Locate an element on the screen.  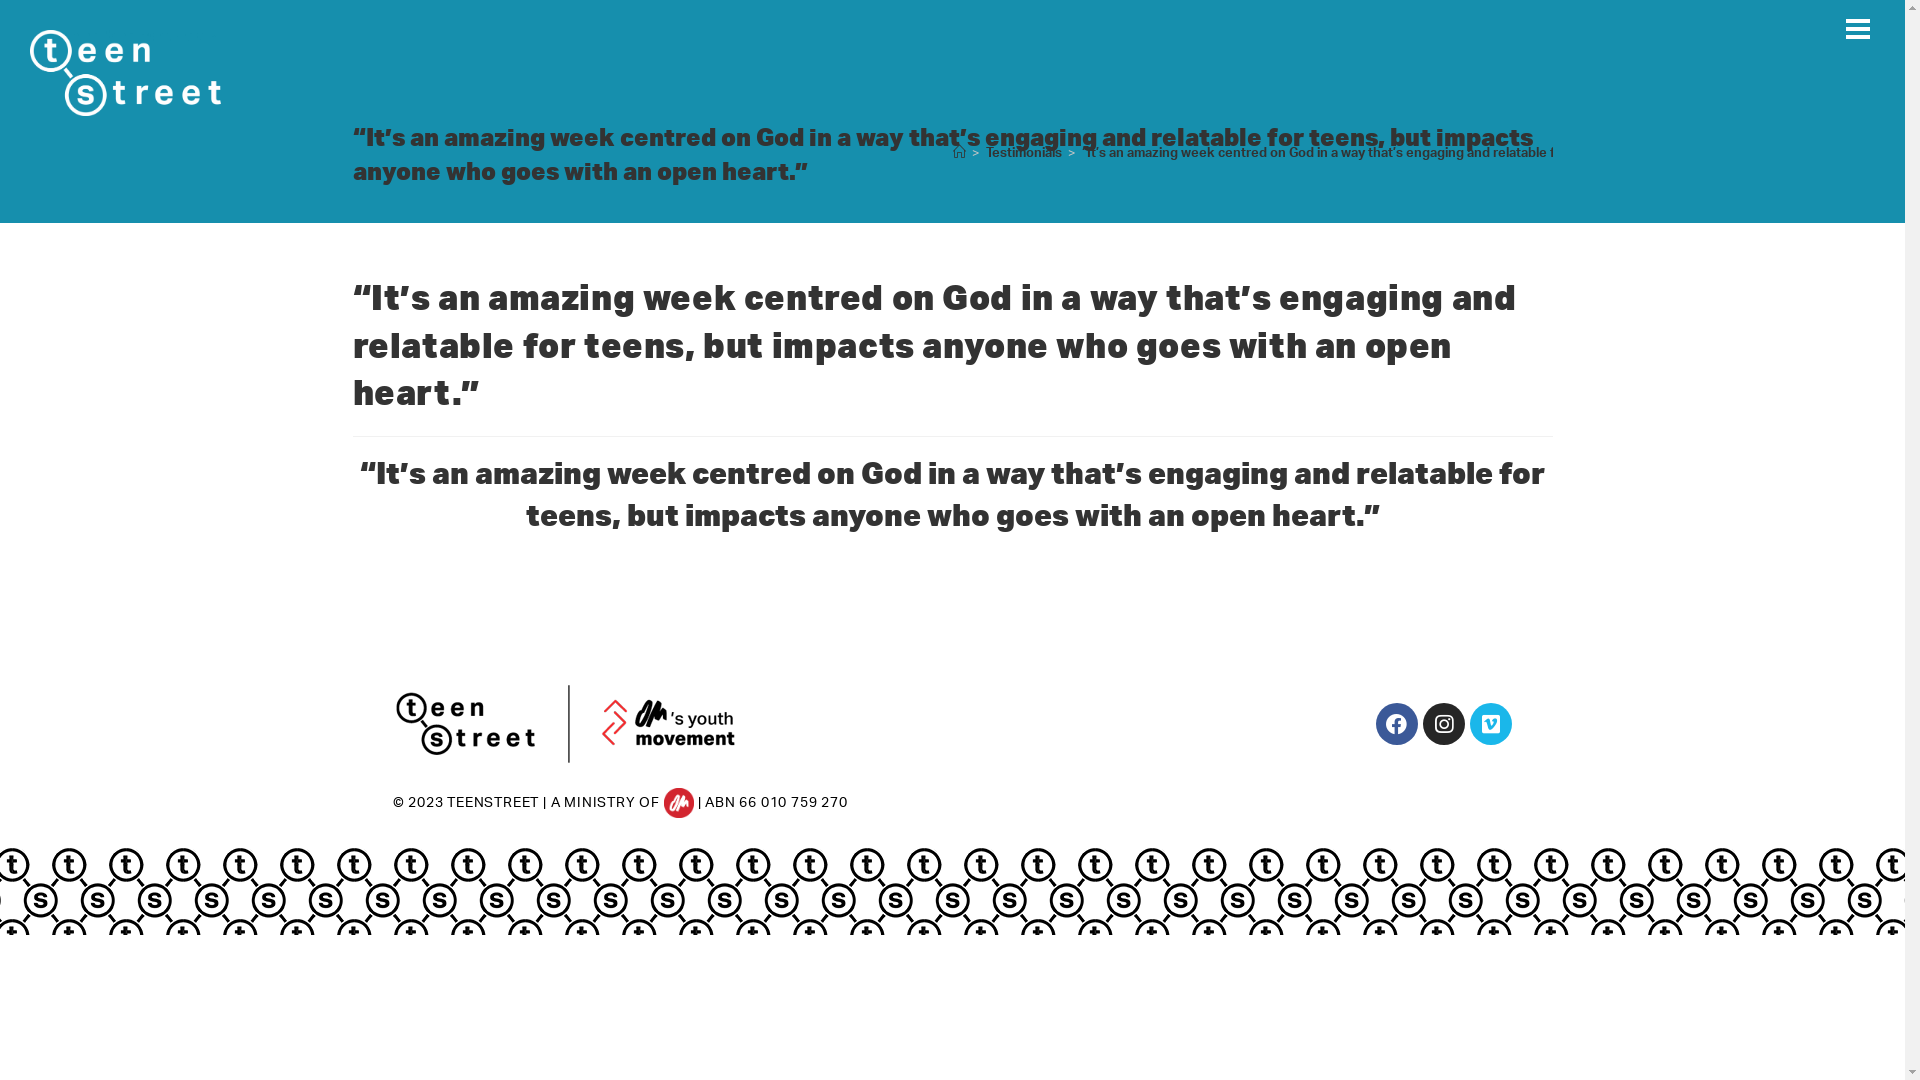
'Testimonials' is located at coordinates (1023, 152).